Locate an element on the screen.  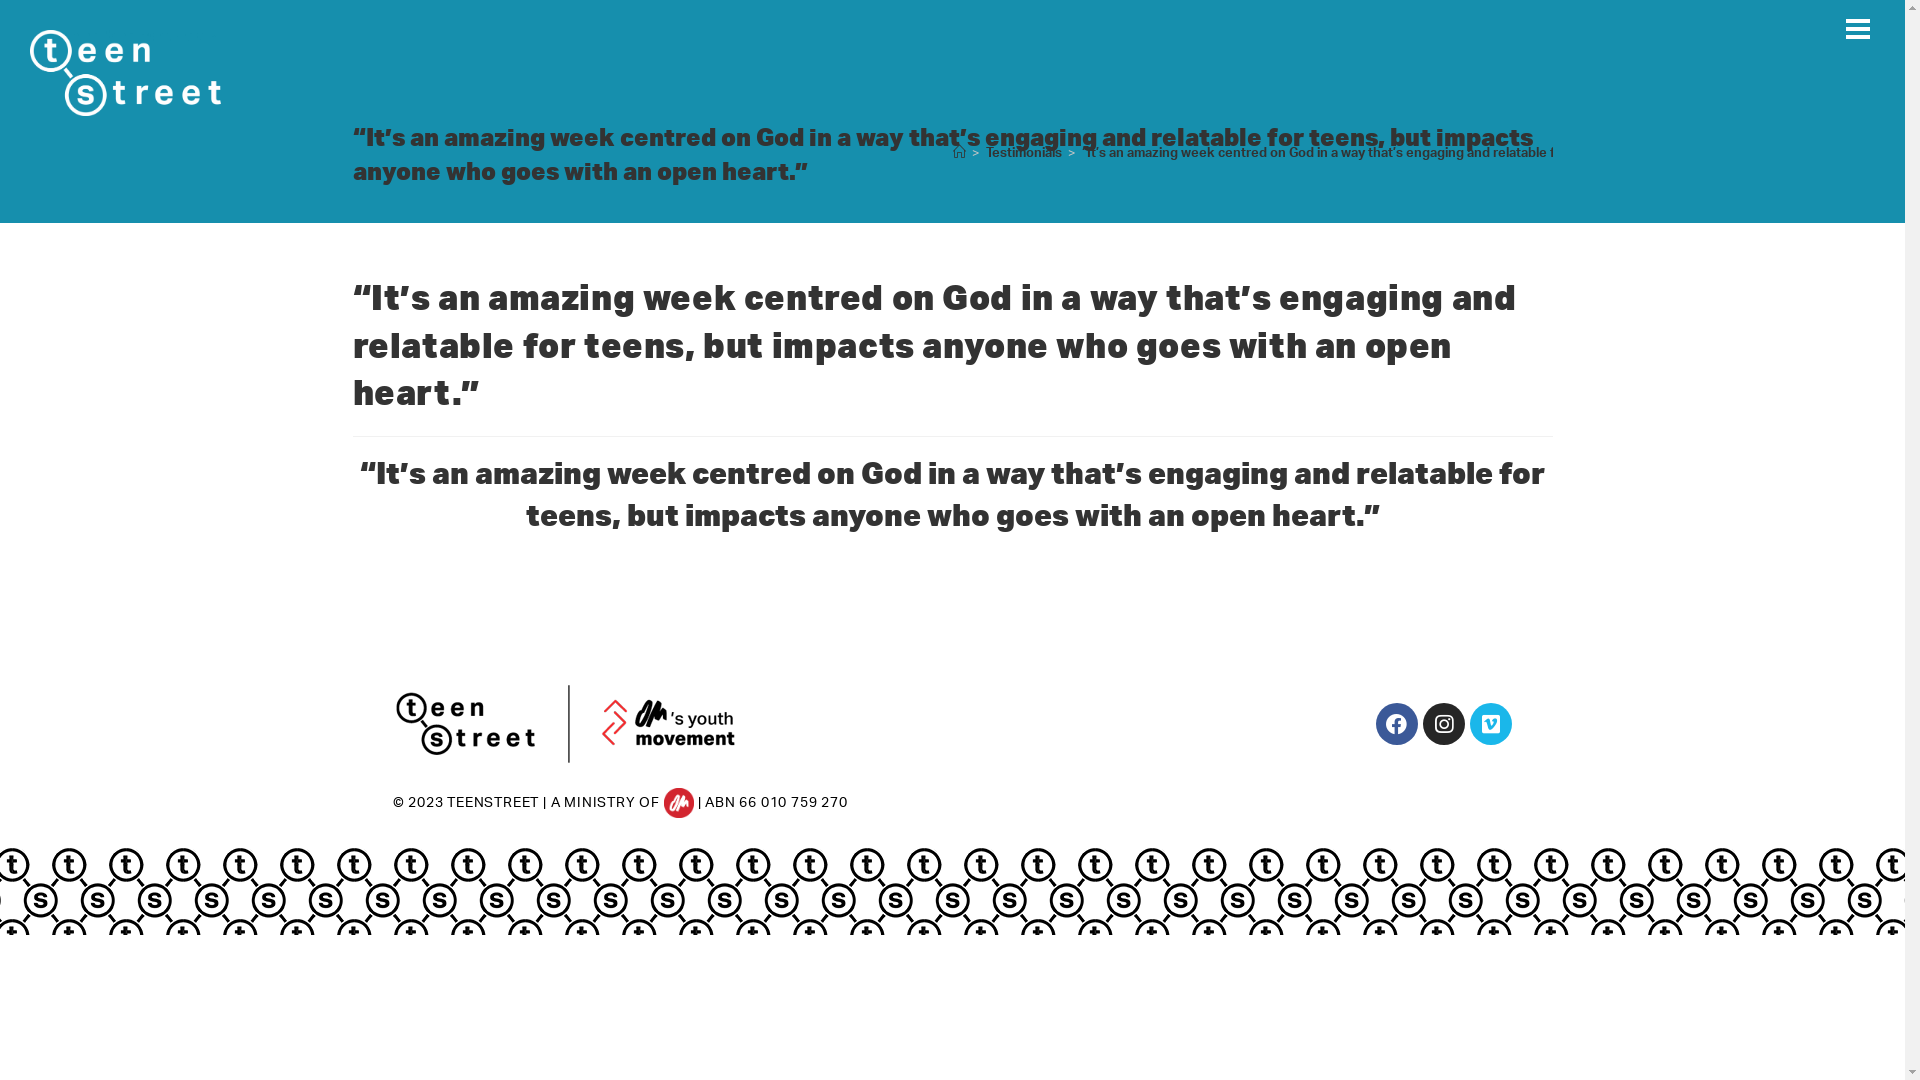
'Testimonials' is located at coordinates (1023, 152).